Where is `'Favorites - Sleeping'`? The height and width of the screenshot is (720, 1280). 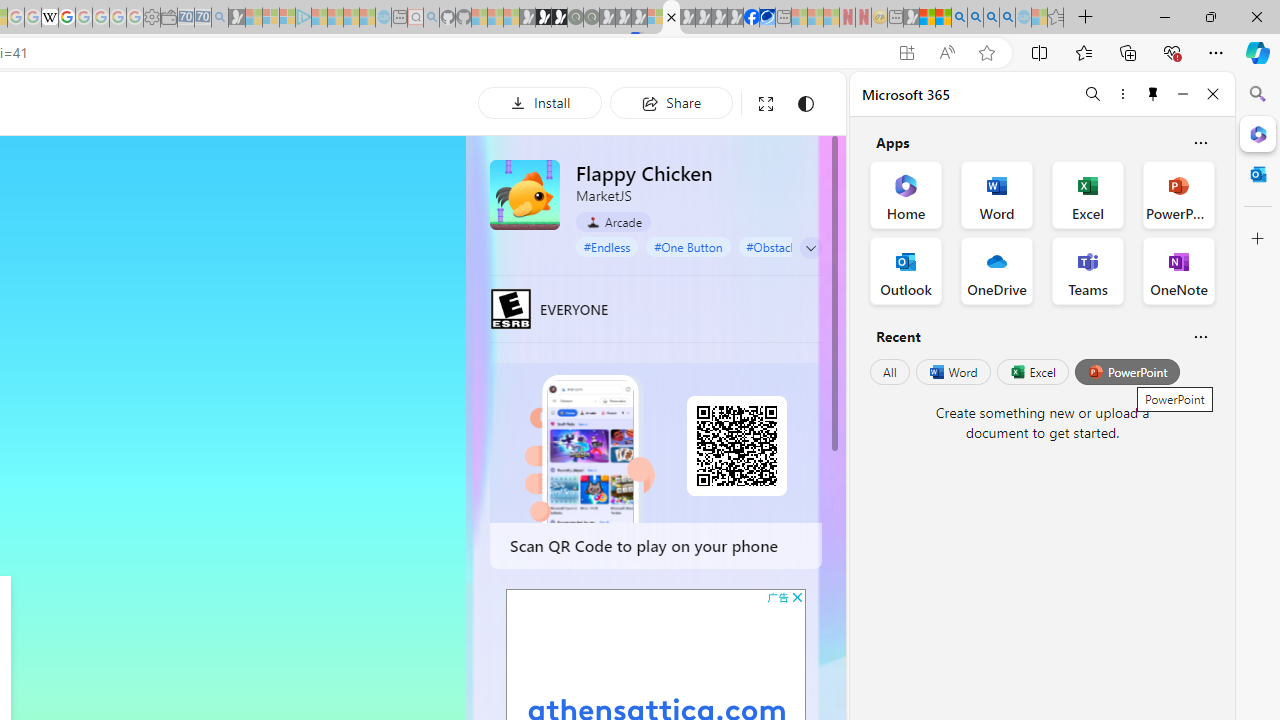 'Favorites - Sleeping' is located at coordinates (1055, 17).